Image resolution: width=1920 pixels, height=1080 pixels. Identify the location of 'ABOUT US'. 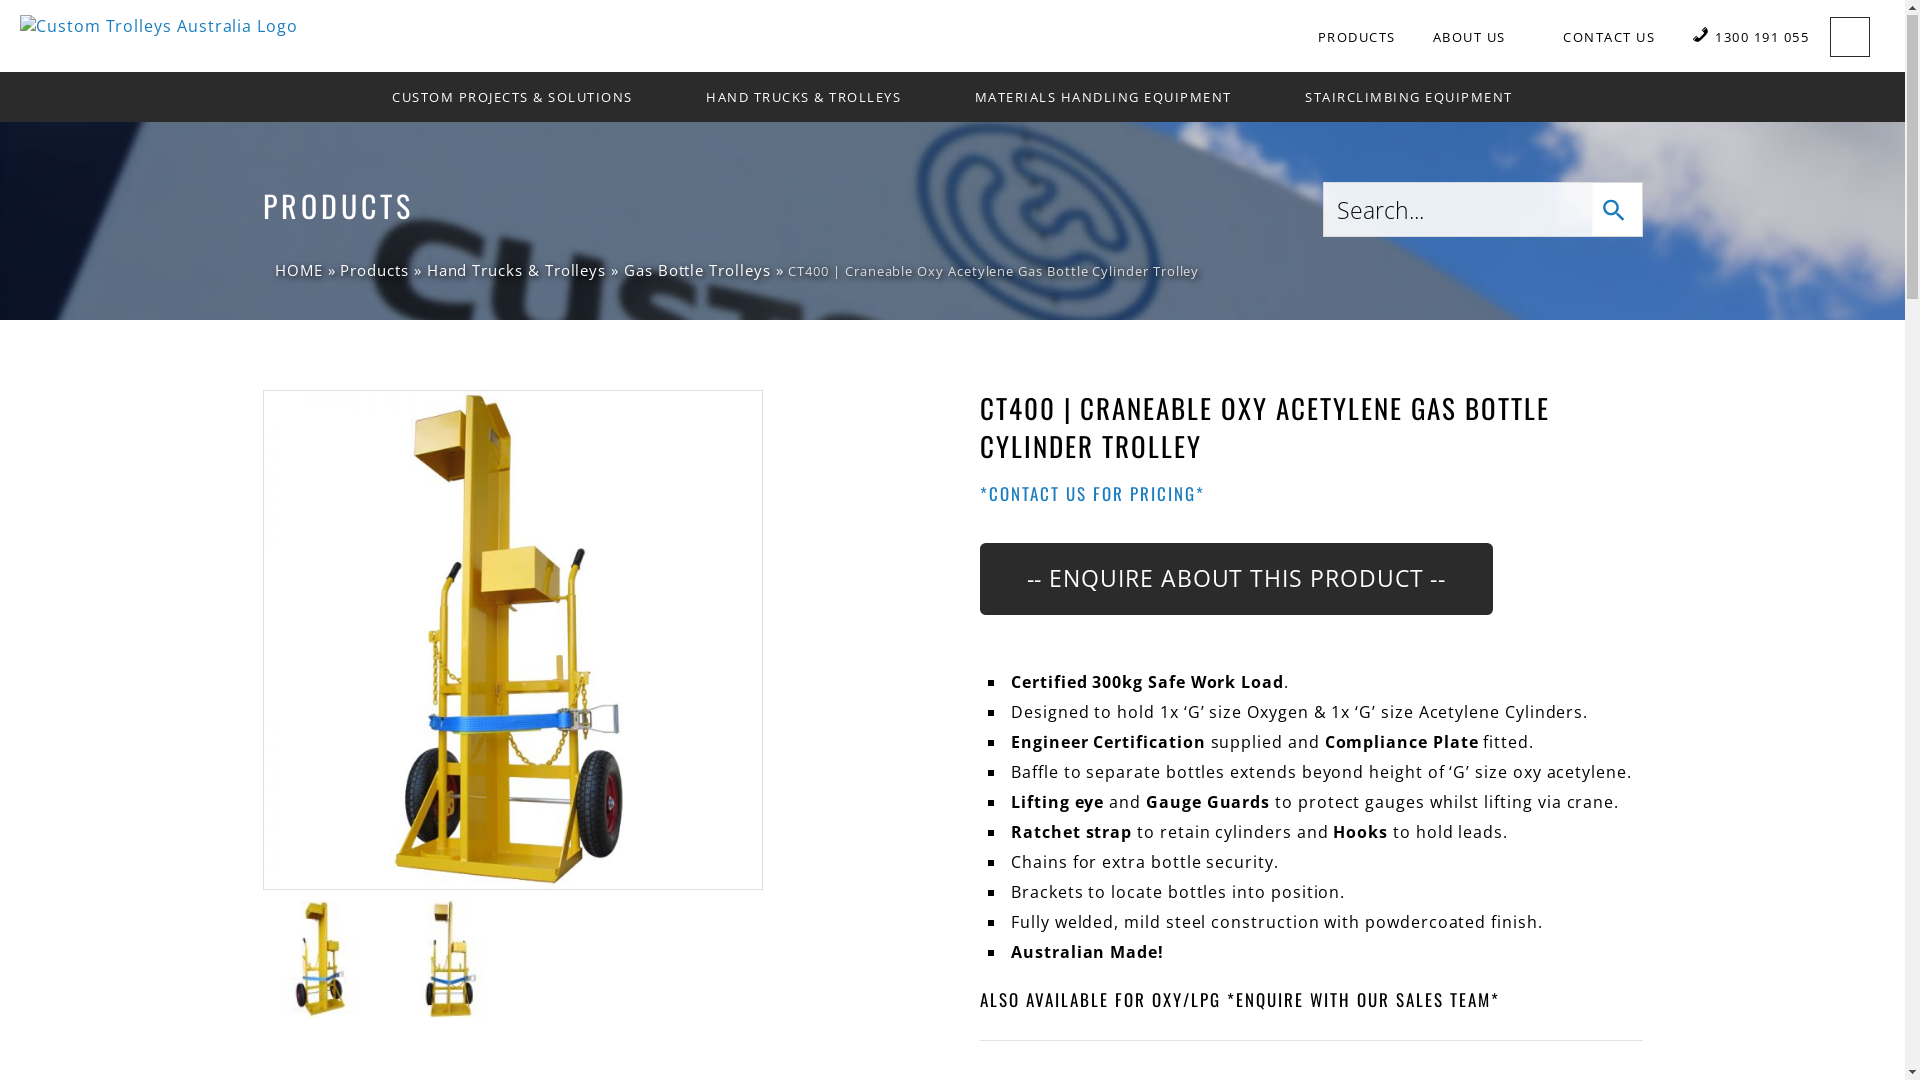
(1479, 39).